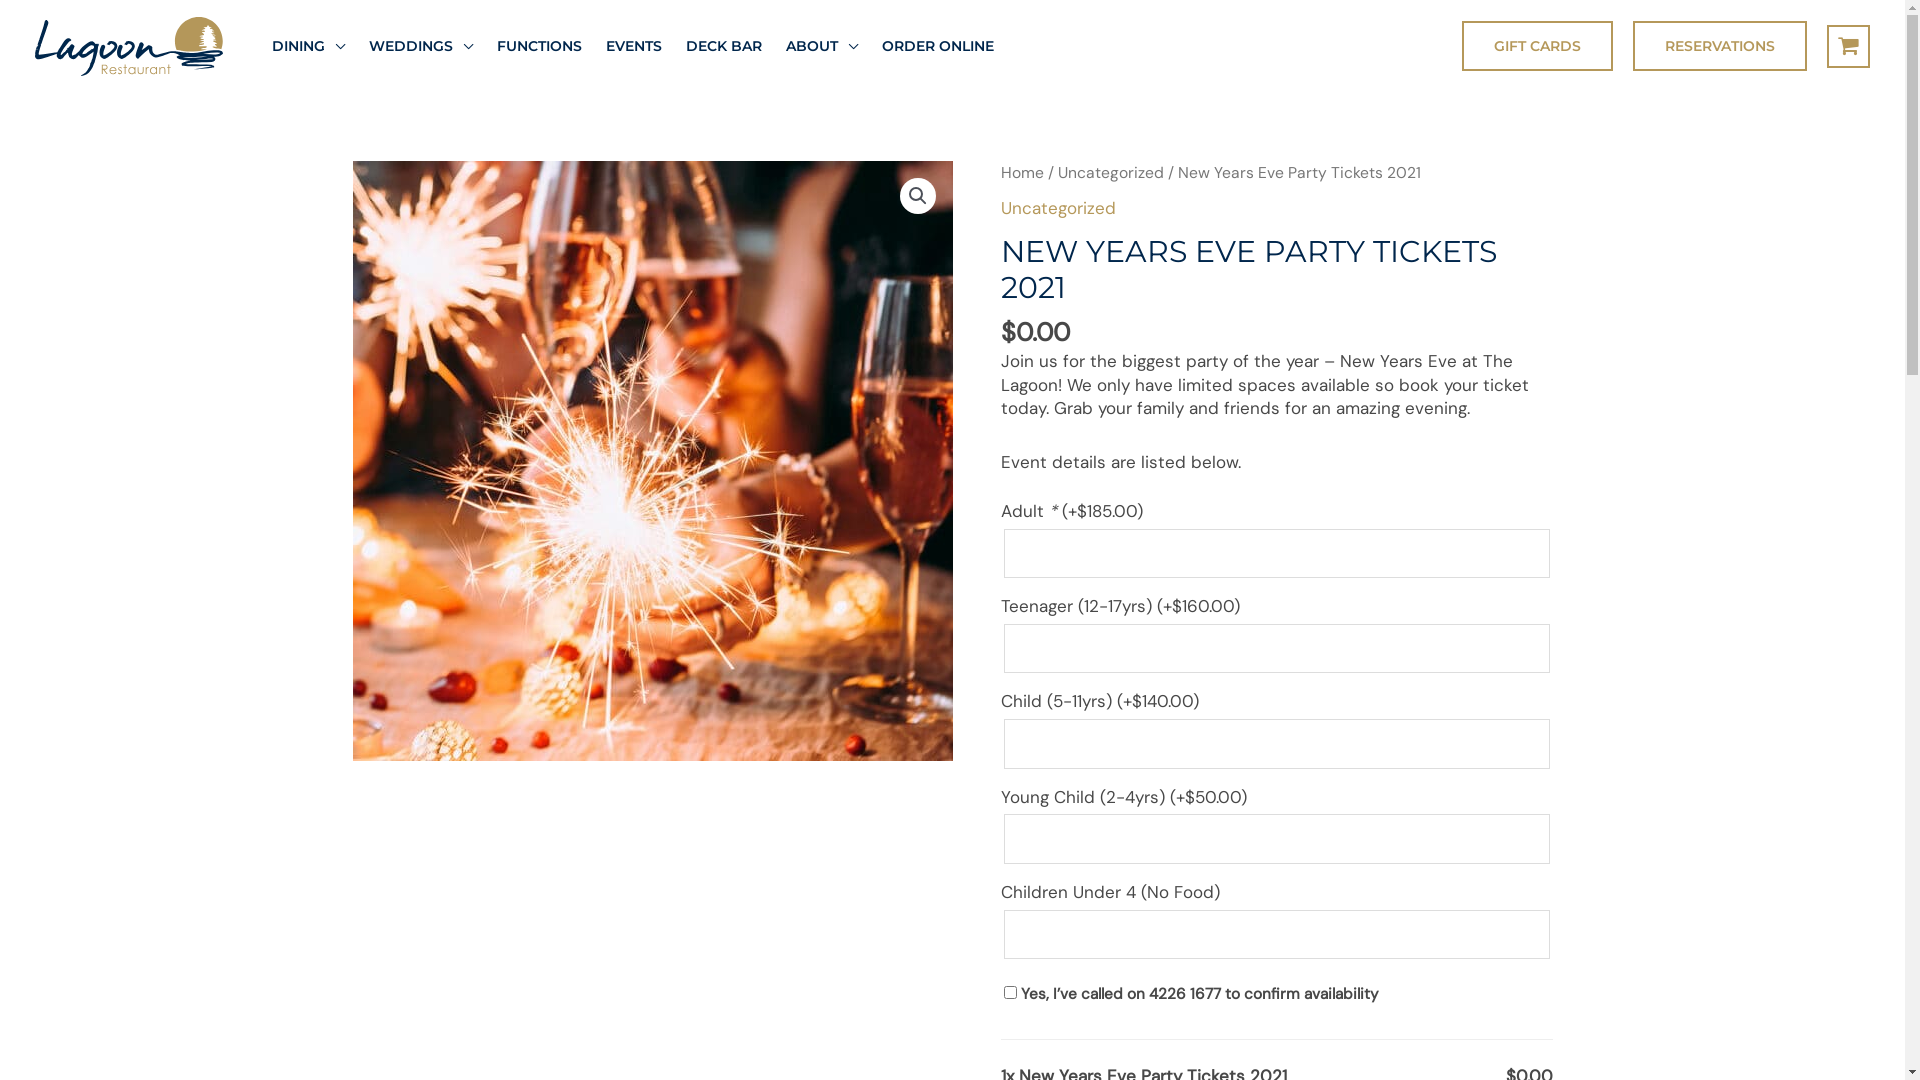 The height and width of the screenshot is (1080, 1920). Describe the element at coordinates (307, 45) in the screenshot. I see `'DINING'` at that location.